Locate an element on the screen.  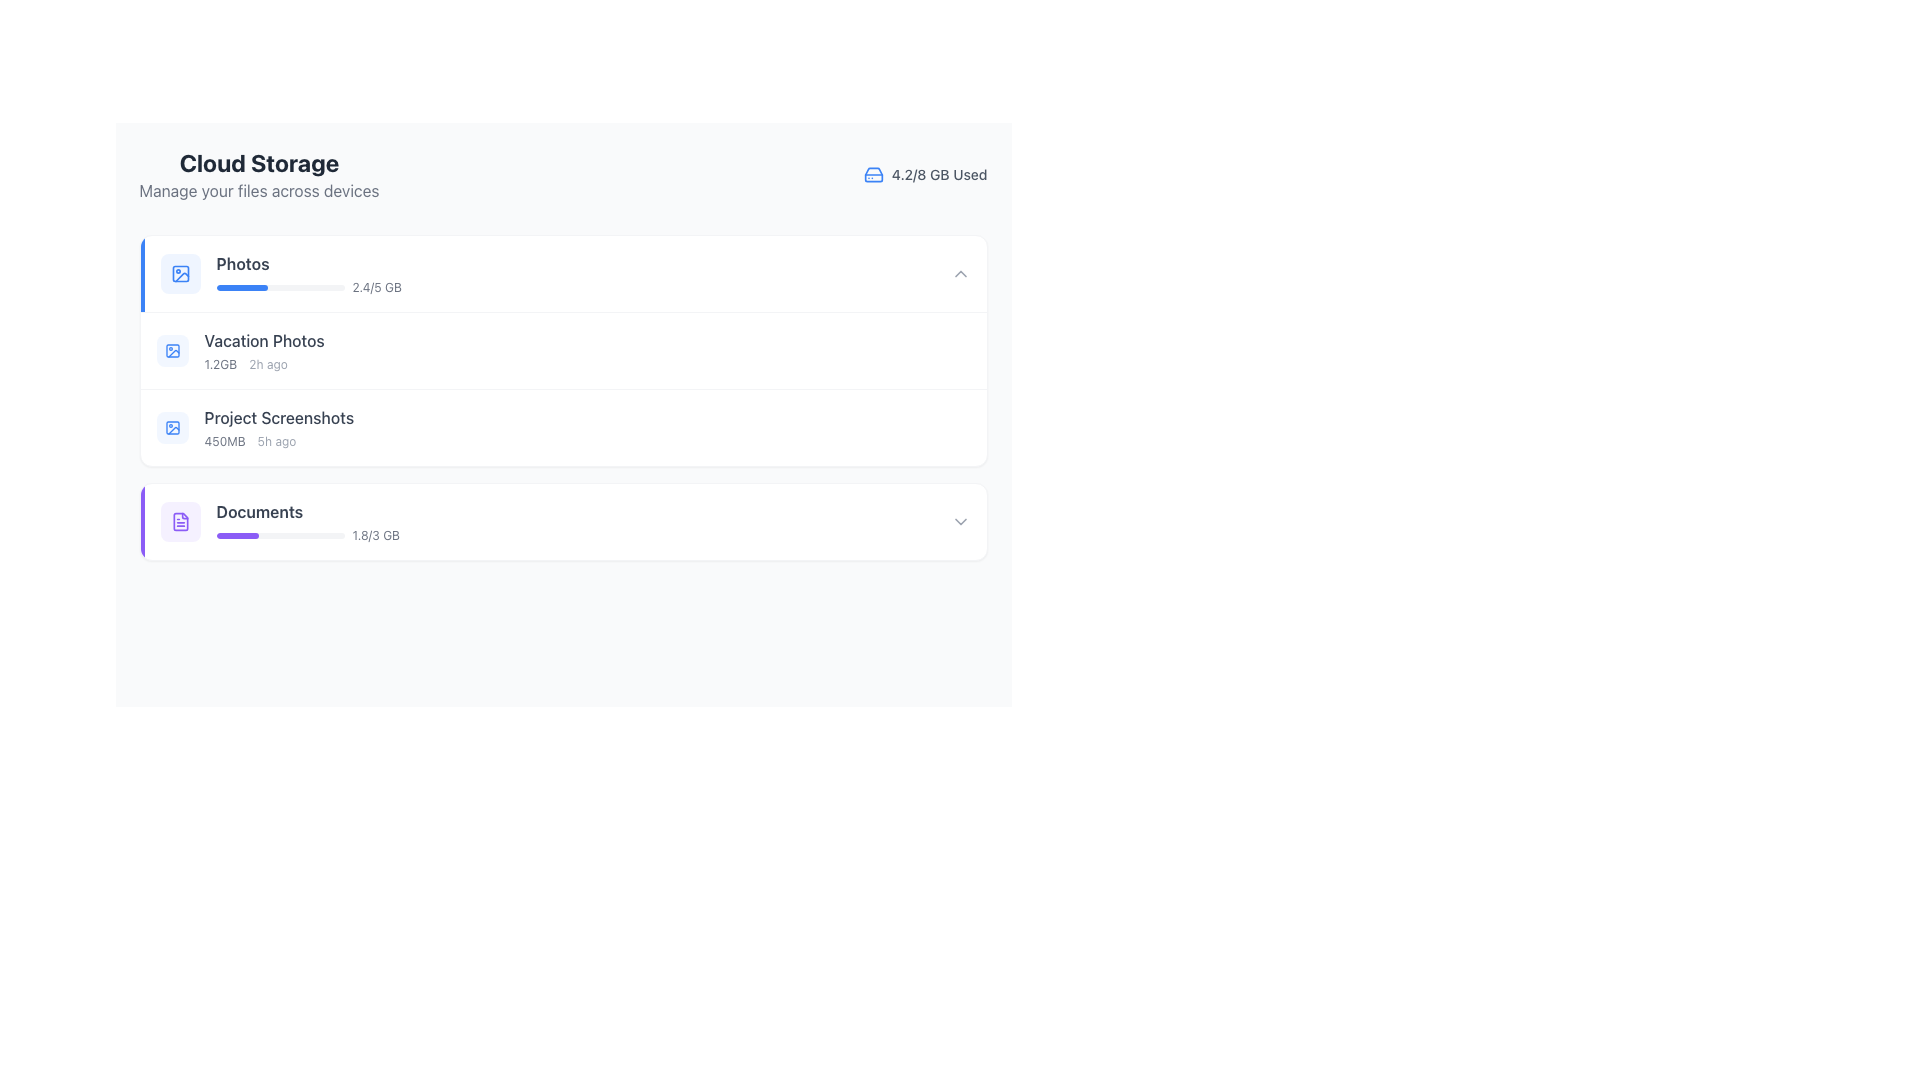
to select the file entry located in the second row of the file list within the 'Cloud Storage' section, which displays details such as name, size, and last modification time is located at coordinates (240, 350).